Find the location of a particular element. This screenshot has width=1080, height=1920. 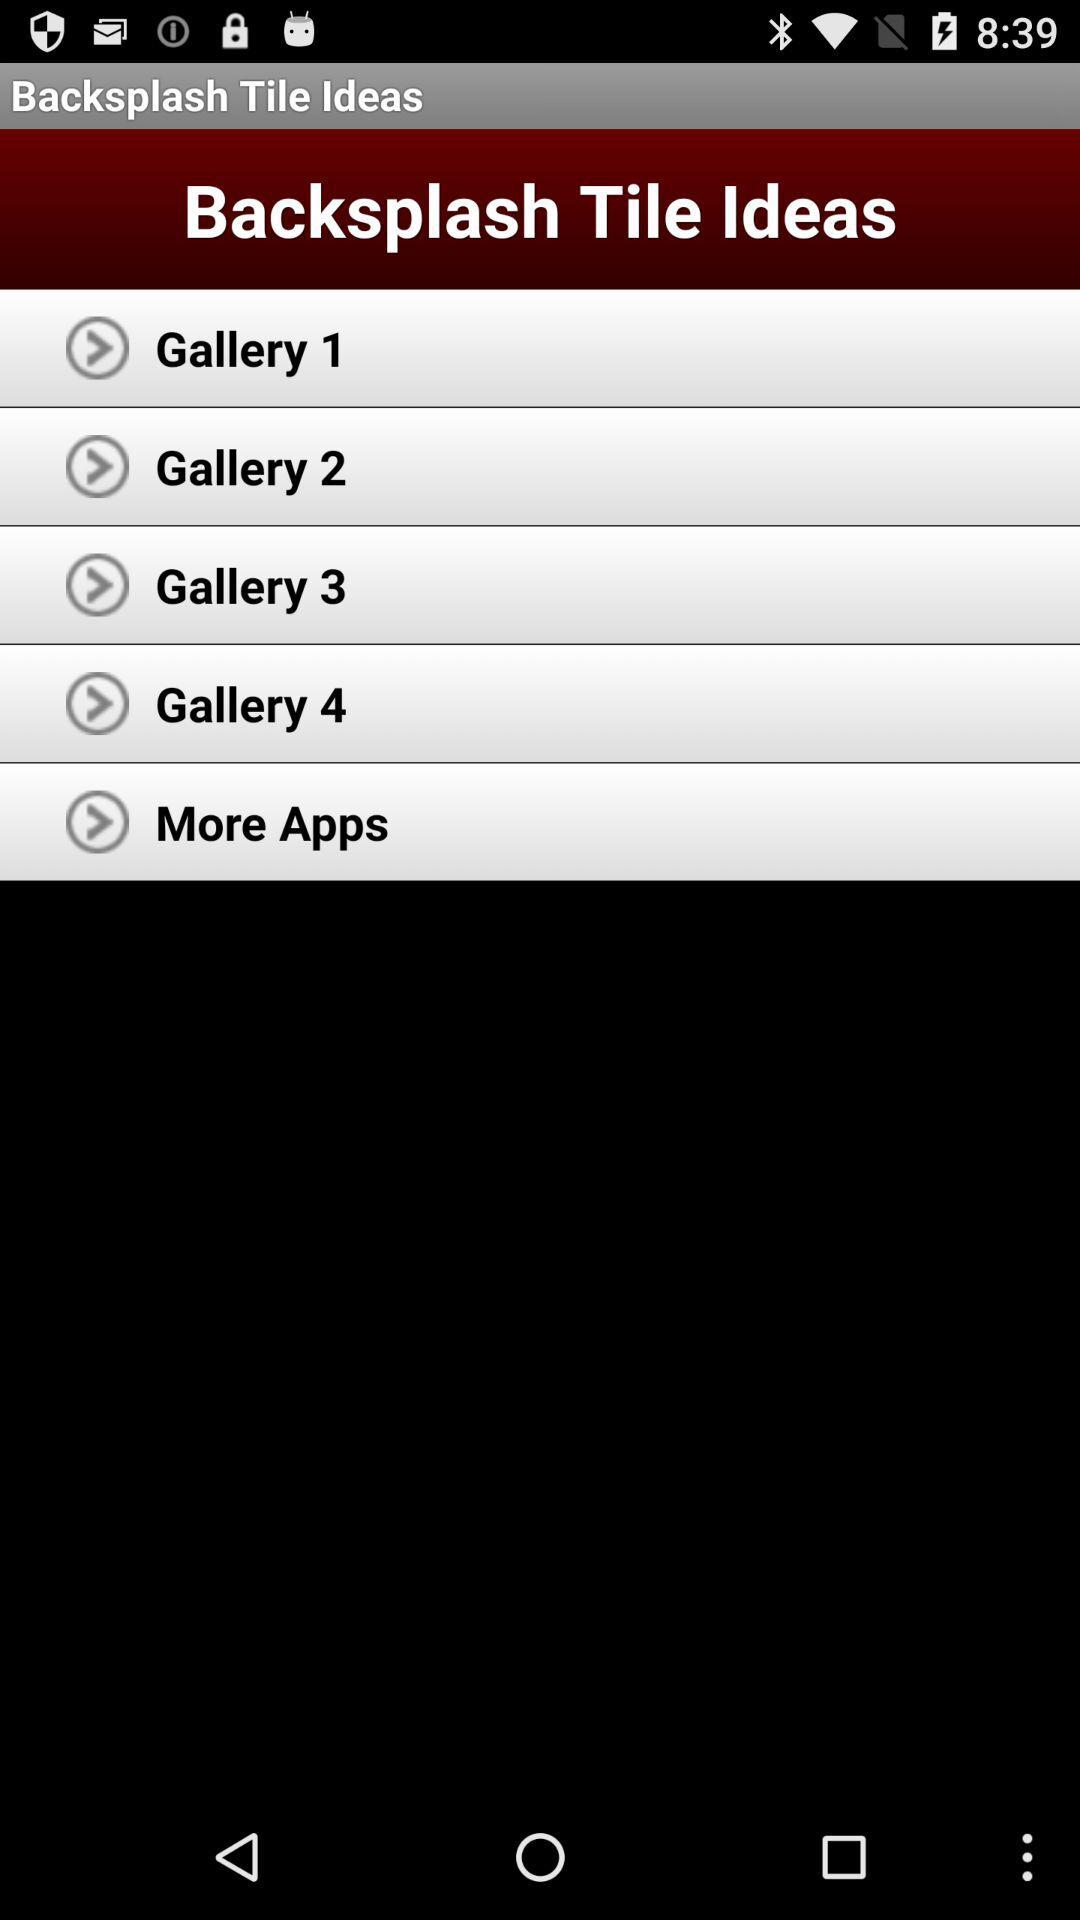

the gallery 1 app is located at coordinates (250, 347).